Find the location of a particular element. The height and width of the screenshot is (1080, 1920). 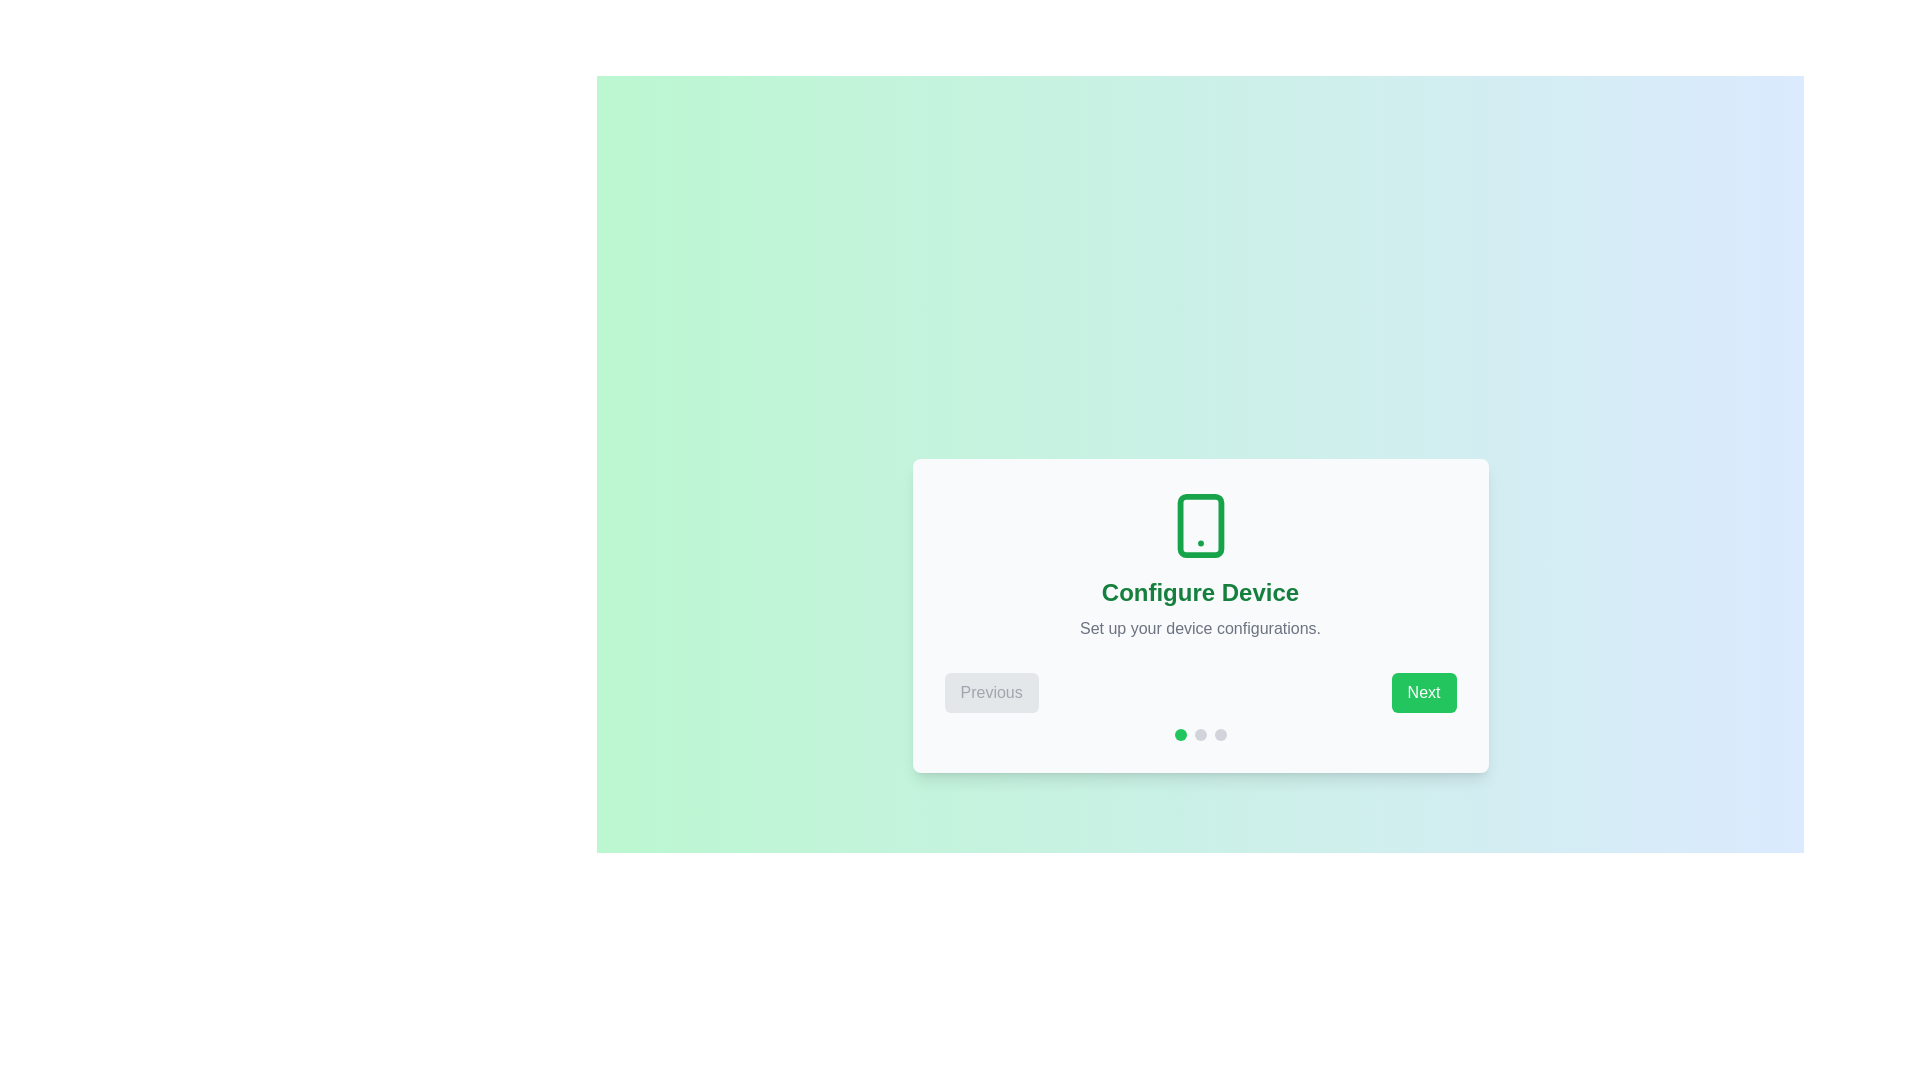

the current step indicator is located at coordinates (1180, 735).